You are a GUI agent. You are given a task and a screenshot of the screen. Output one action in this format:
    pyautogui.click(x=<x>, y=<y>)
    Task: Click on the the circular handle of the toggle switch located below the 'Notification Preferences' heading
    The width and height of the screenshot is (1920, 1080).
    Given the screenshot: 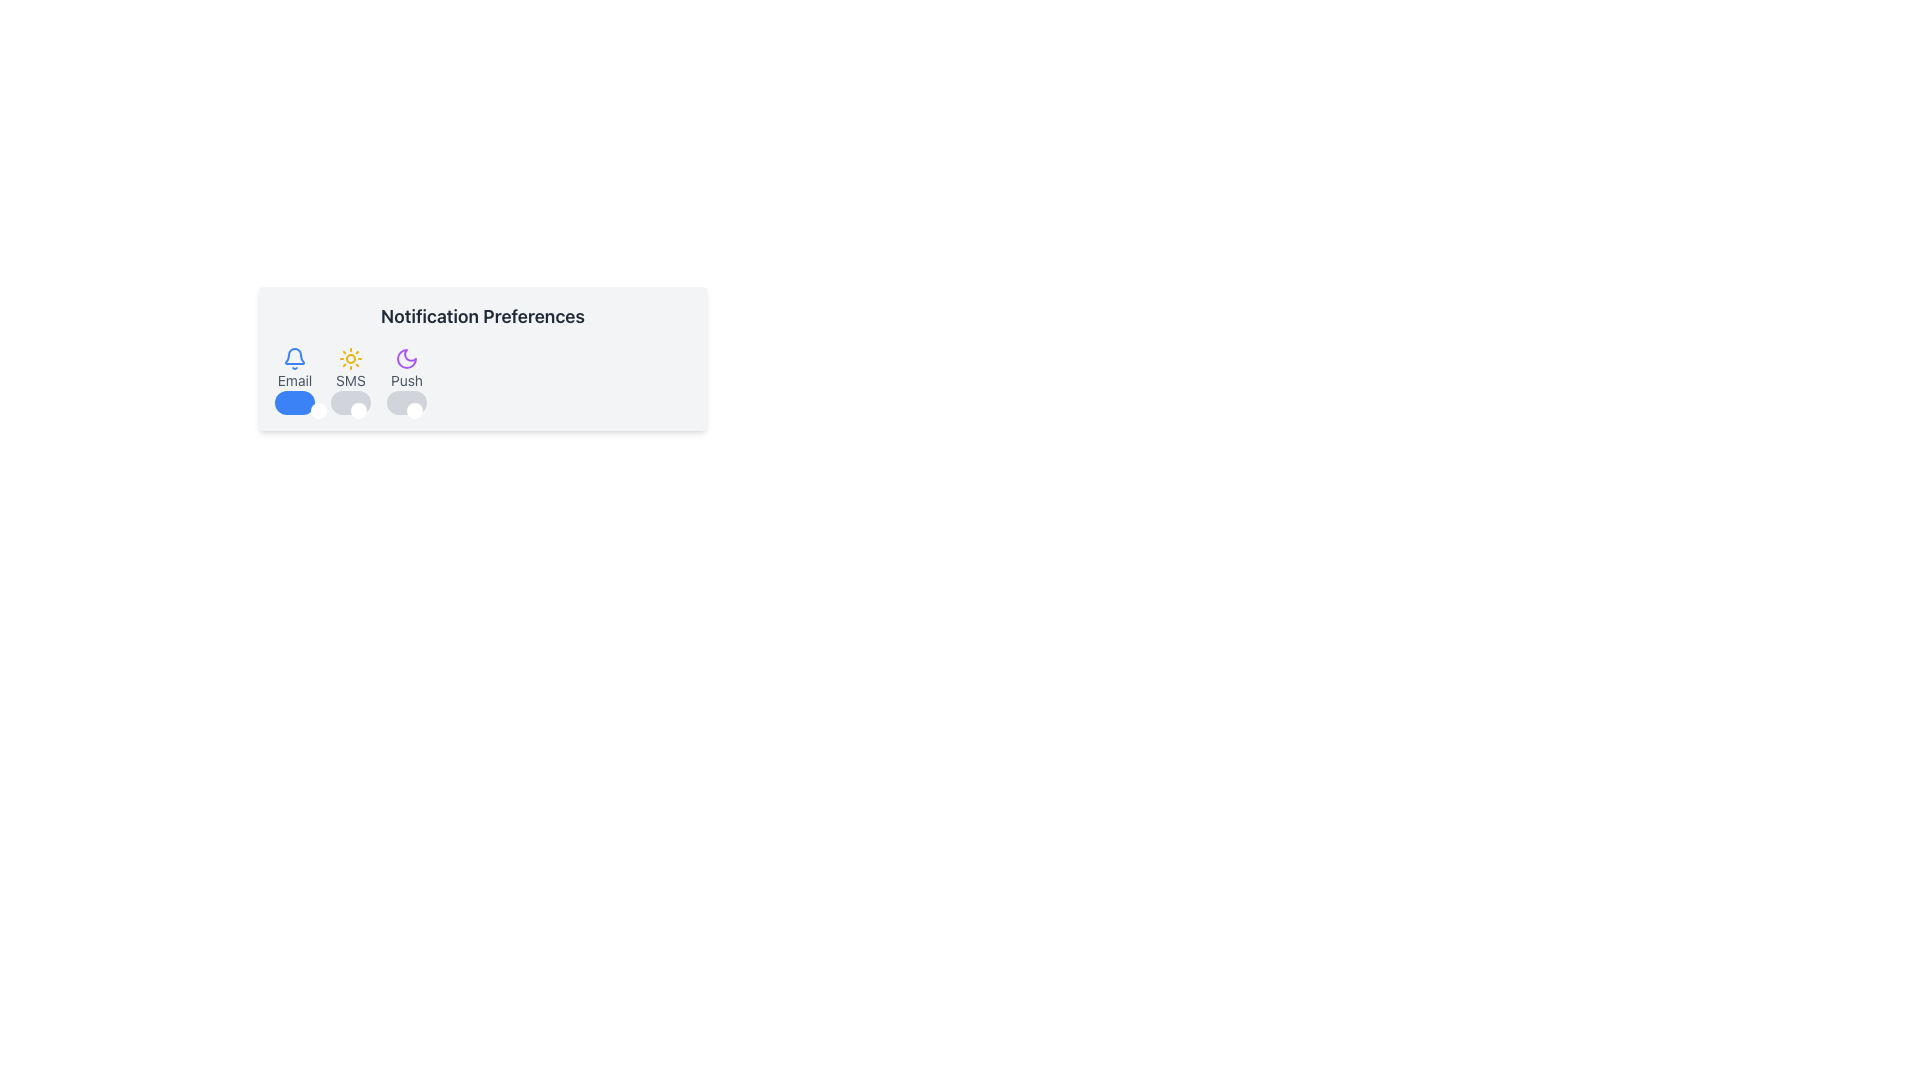 What is the action you would take?
    pyautogui.click(x=359, y=410)
    